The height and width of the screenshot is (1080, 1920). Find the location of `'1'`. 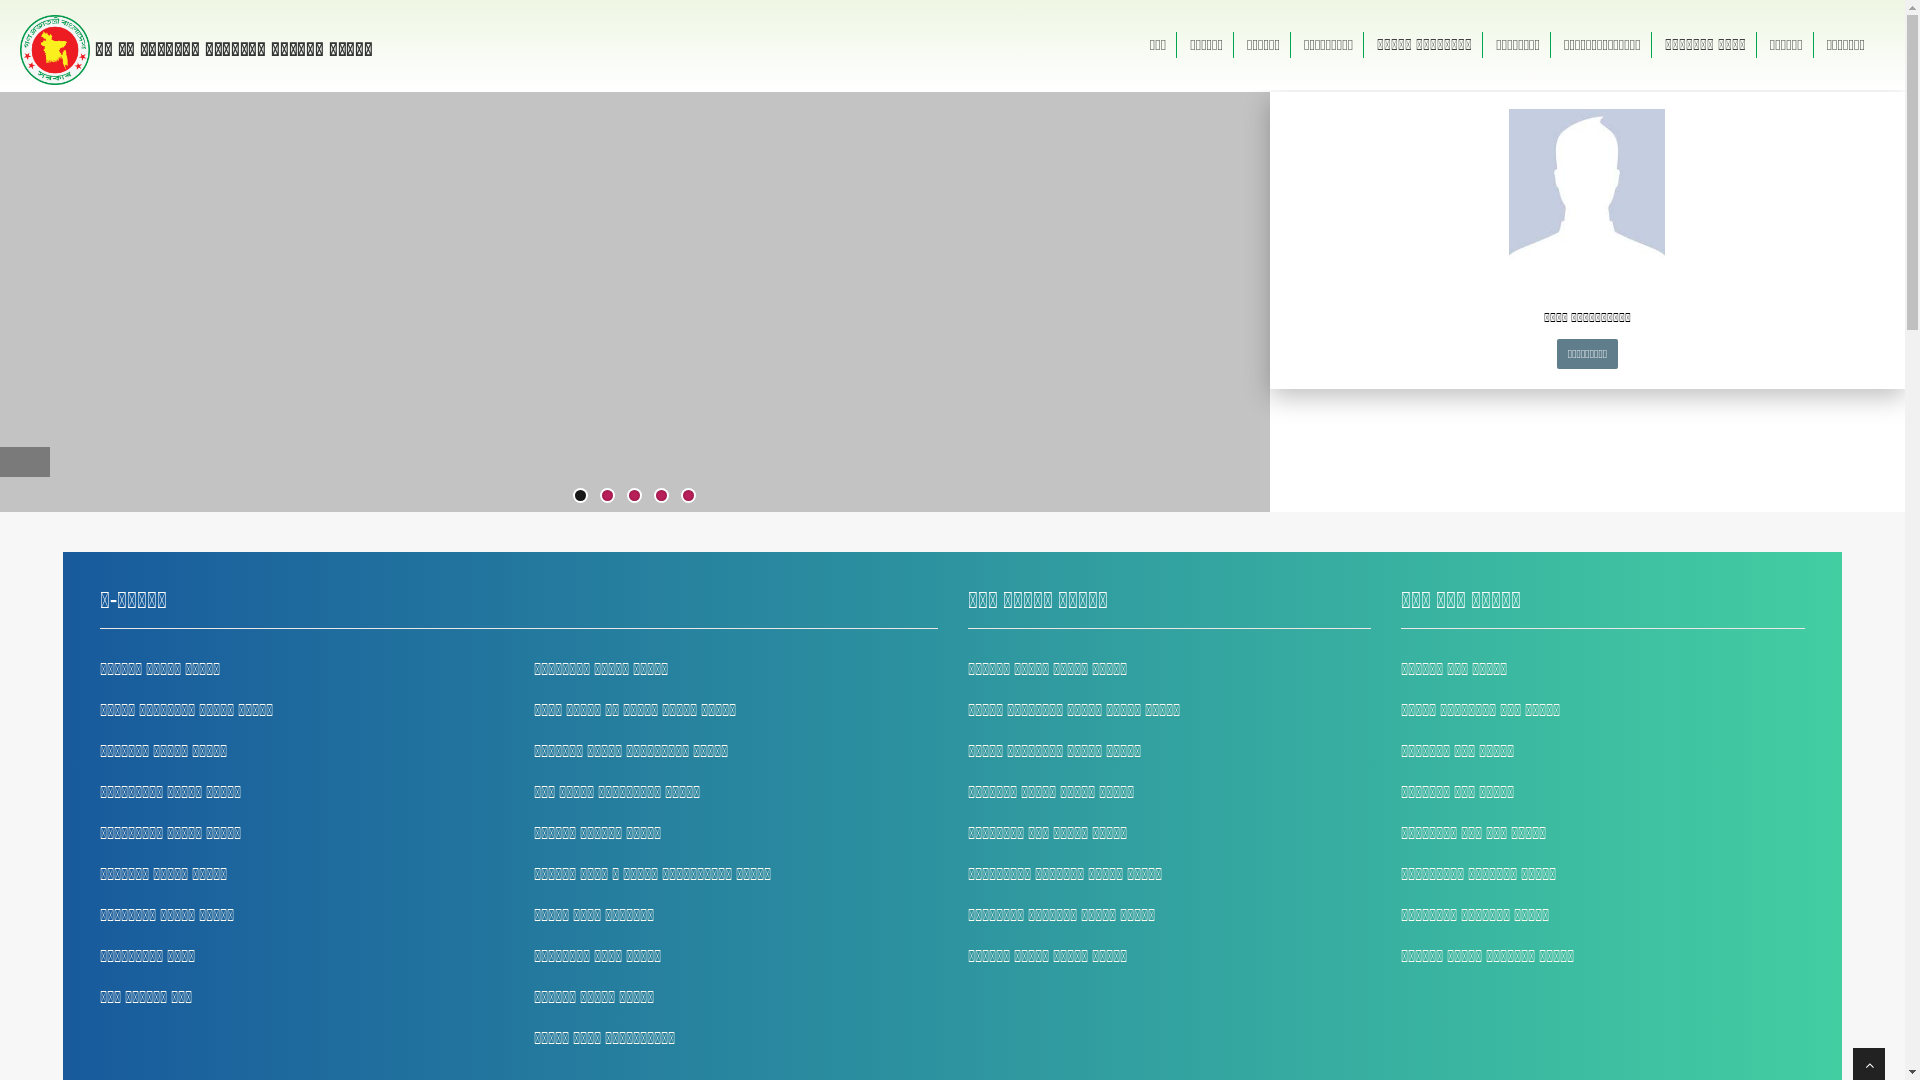

'1' is located at coordinates (579, 495).